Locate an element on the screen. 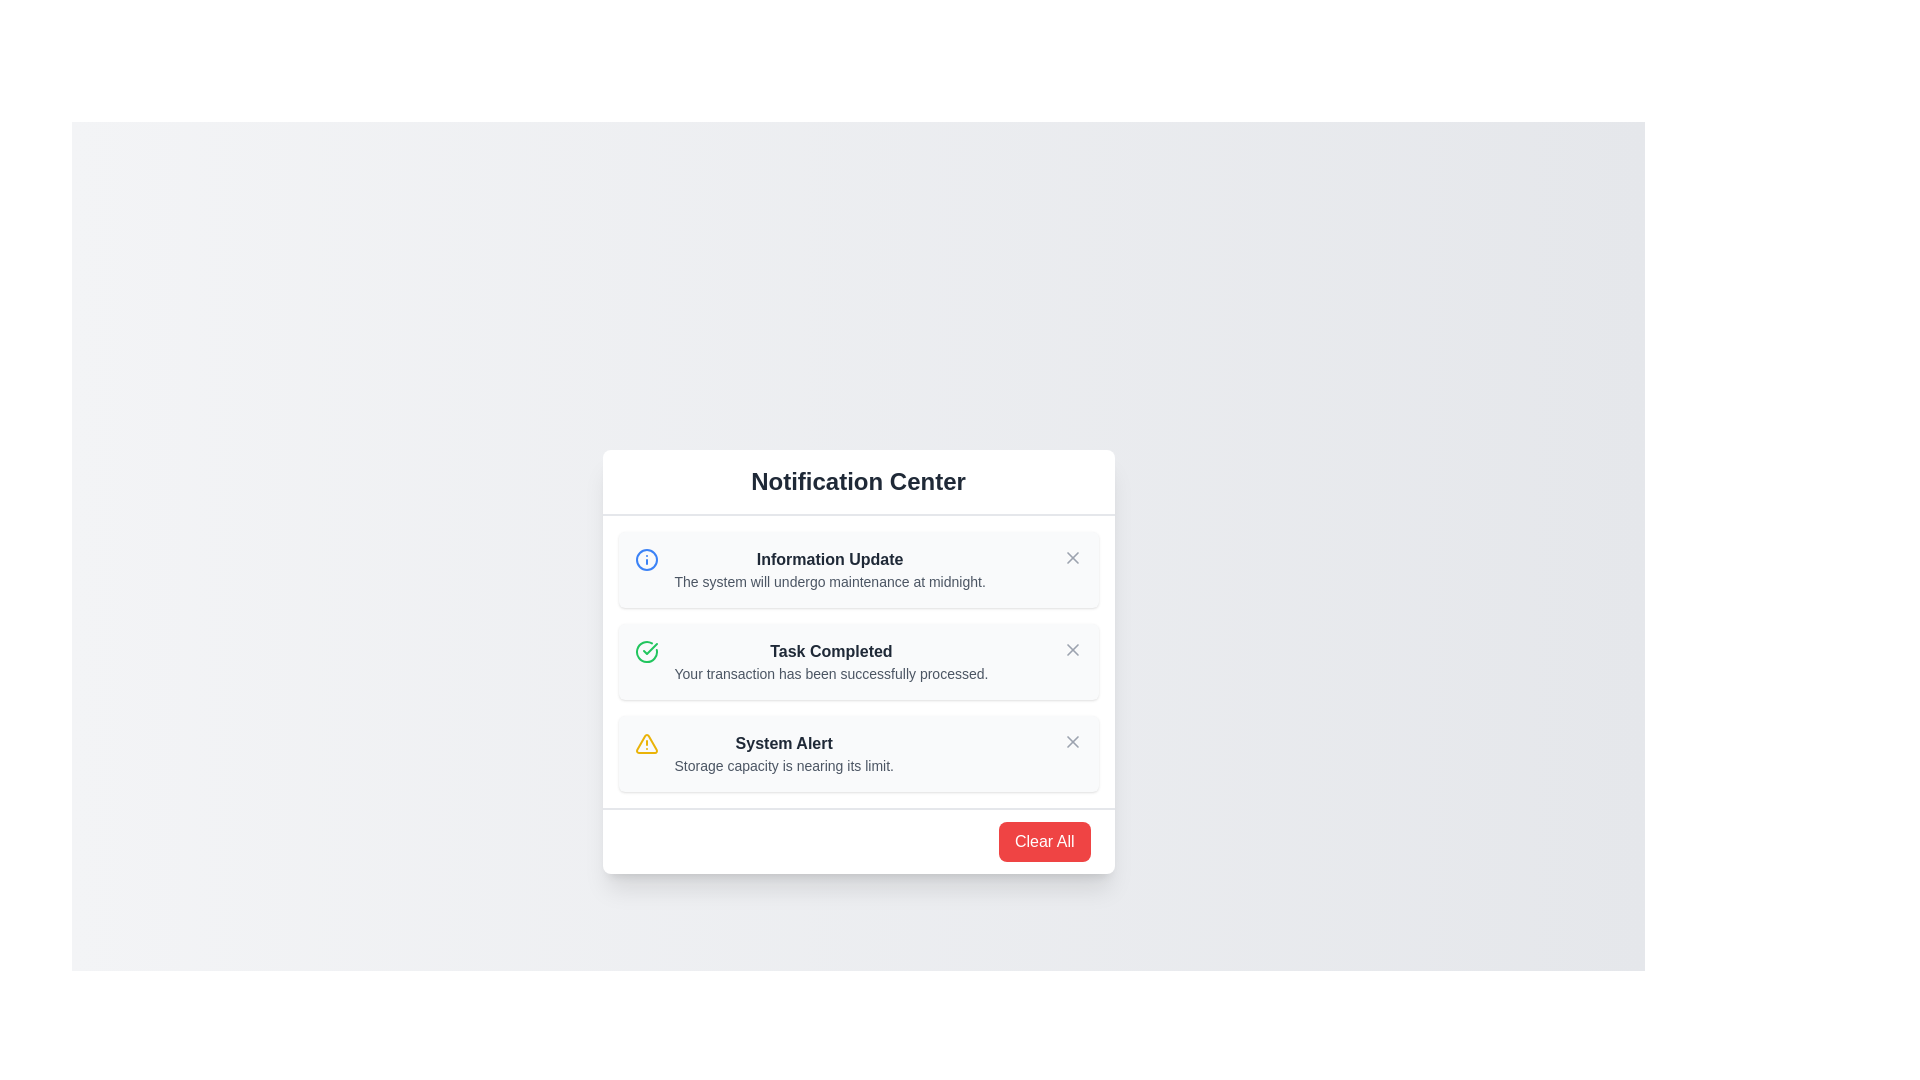 Image resolution: width=1920 pixels, height=1080 pixels. text from the 'Notification Center' label, which is displayed in a bold font style at the top of a white card interface is located at coordinates (858, 482).